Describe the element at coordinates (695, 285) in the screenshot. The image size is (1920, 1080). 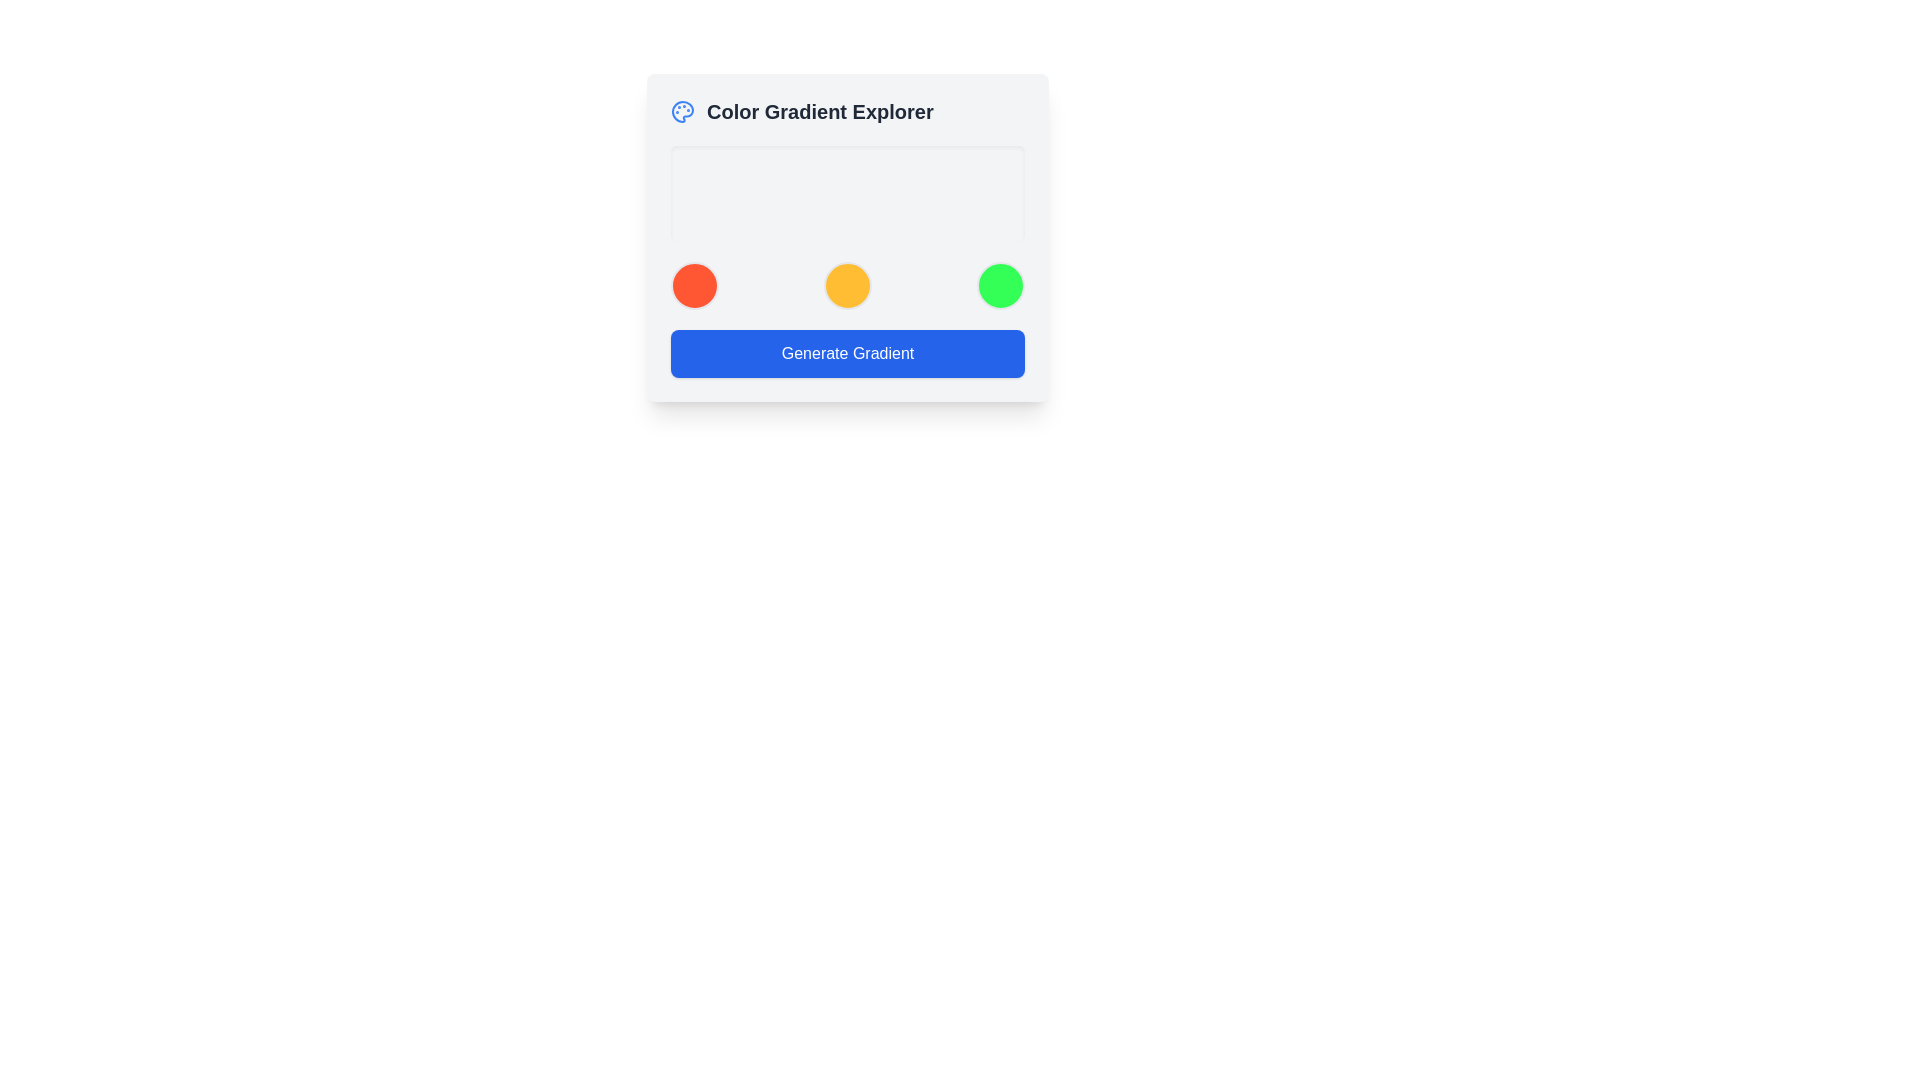
I see `the leftmost circular UI element representing color selection in the gradient interface` at that location.